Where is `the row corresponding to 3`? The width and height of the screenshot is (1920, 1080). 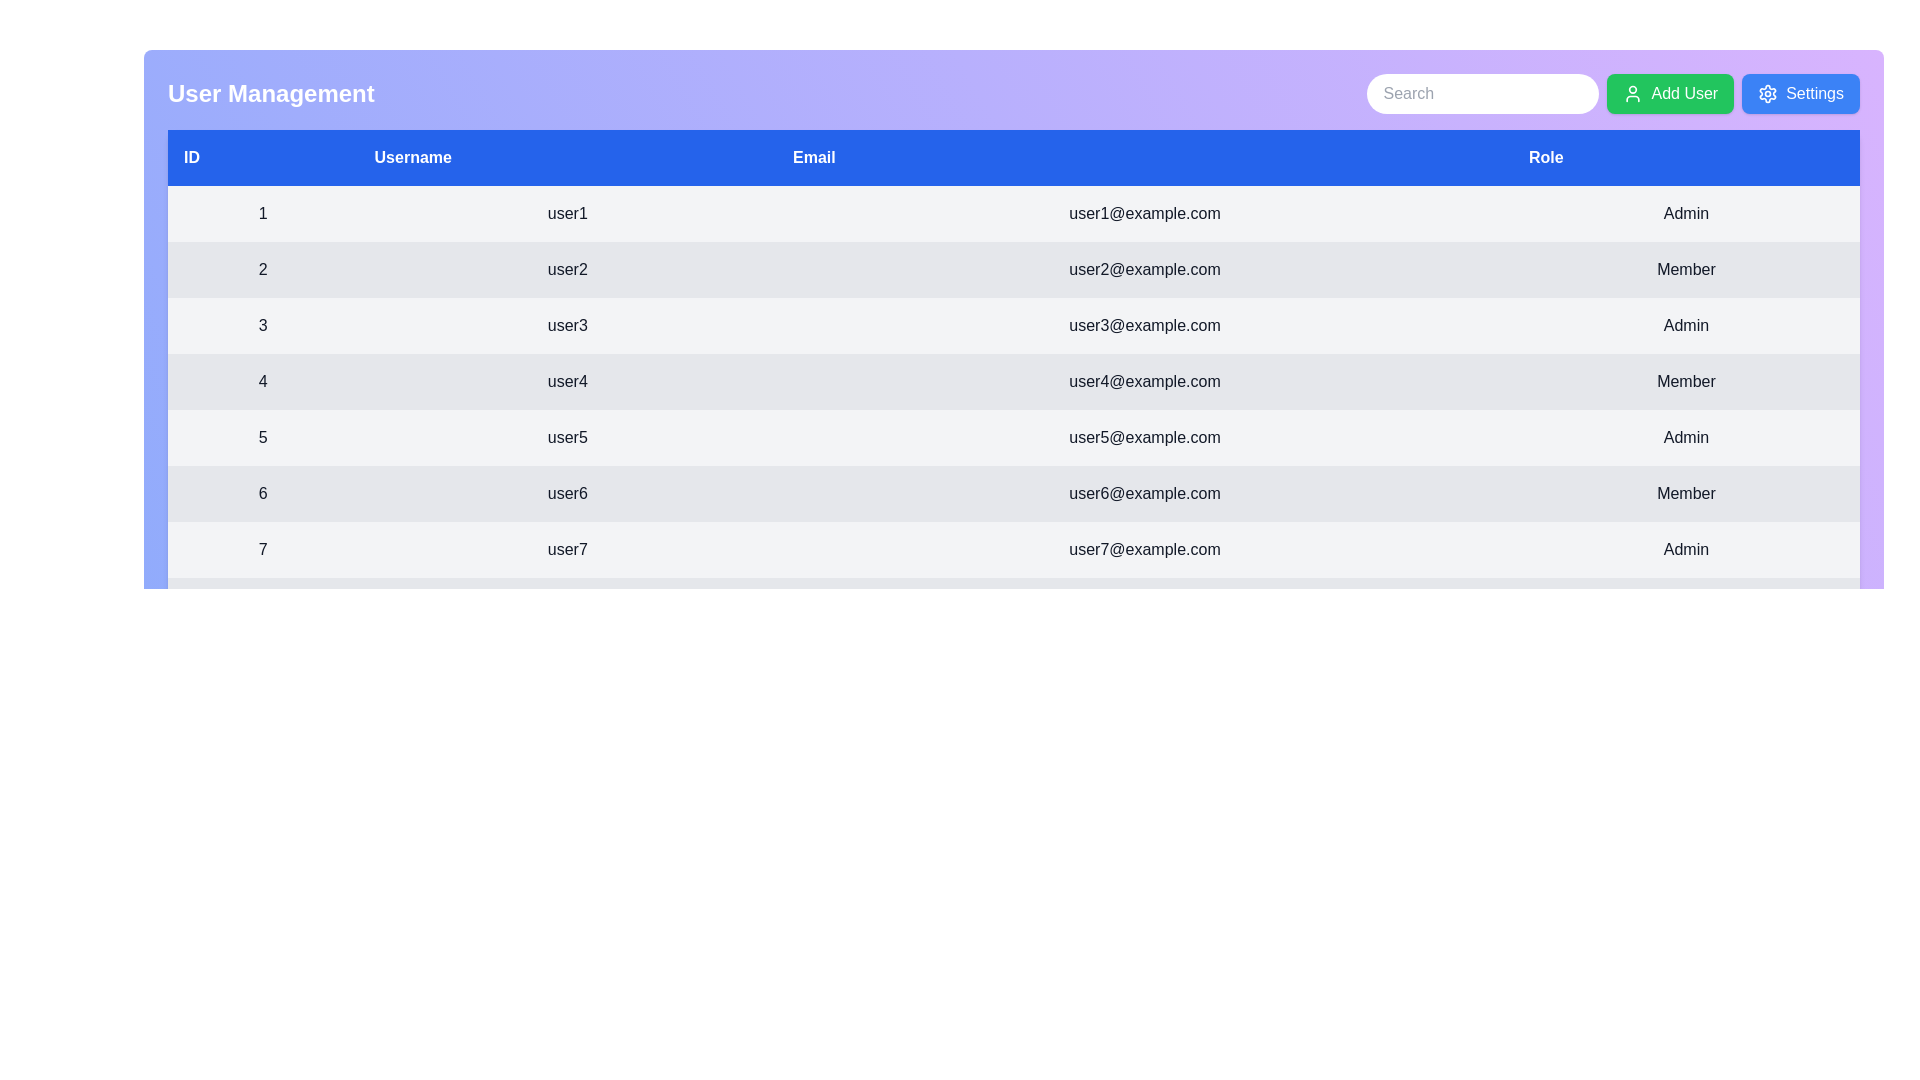
the row corresponding to 3 is located at coordinates (1013, 325).